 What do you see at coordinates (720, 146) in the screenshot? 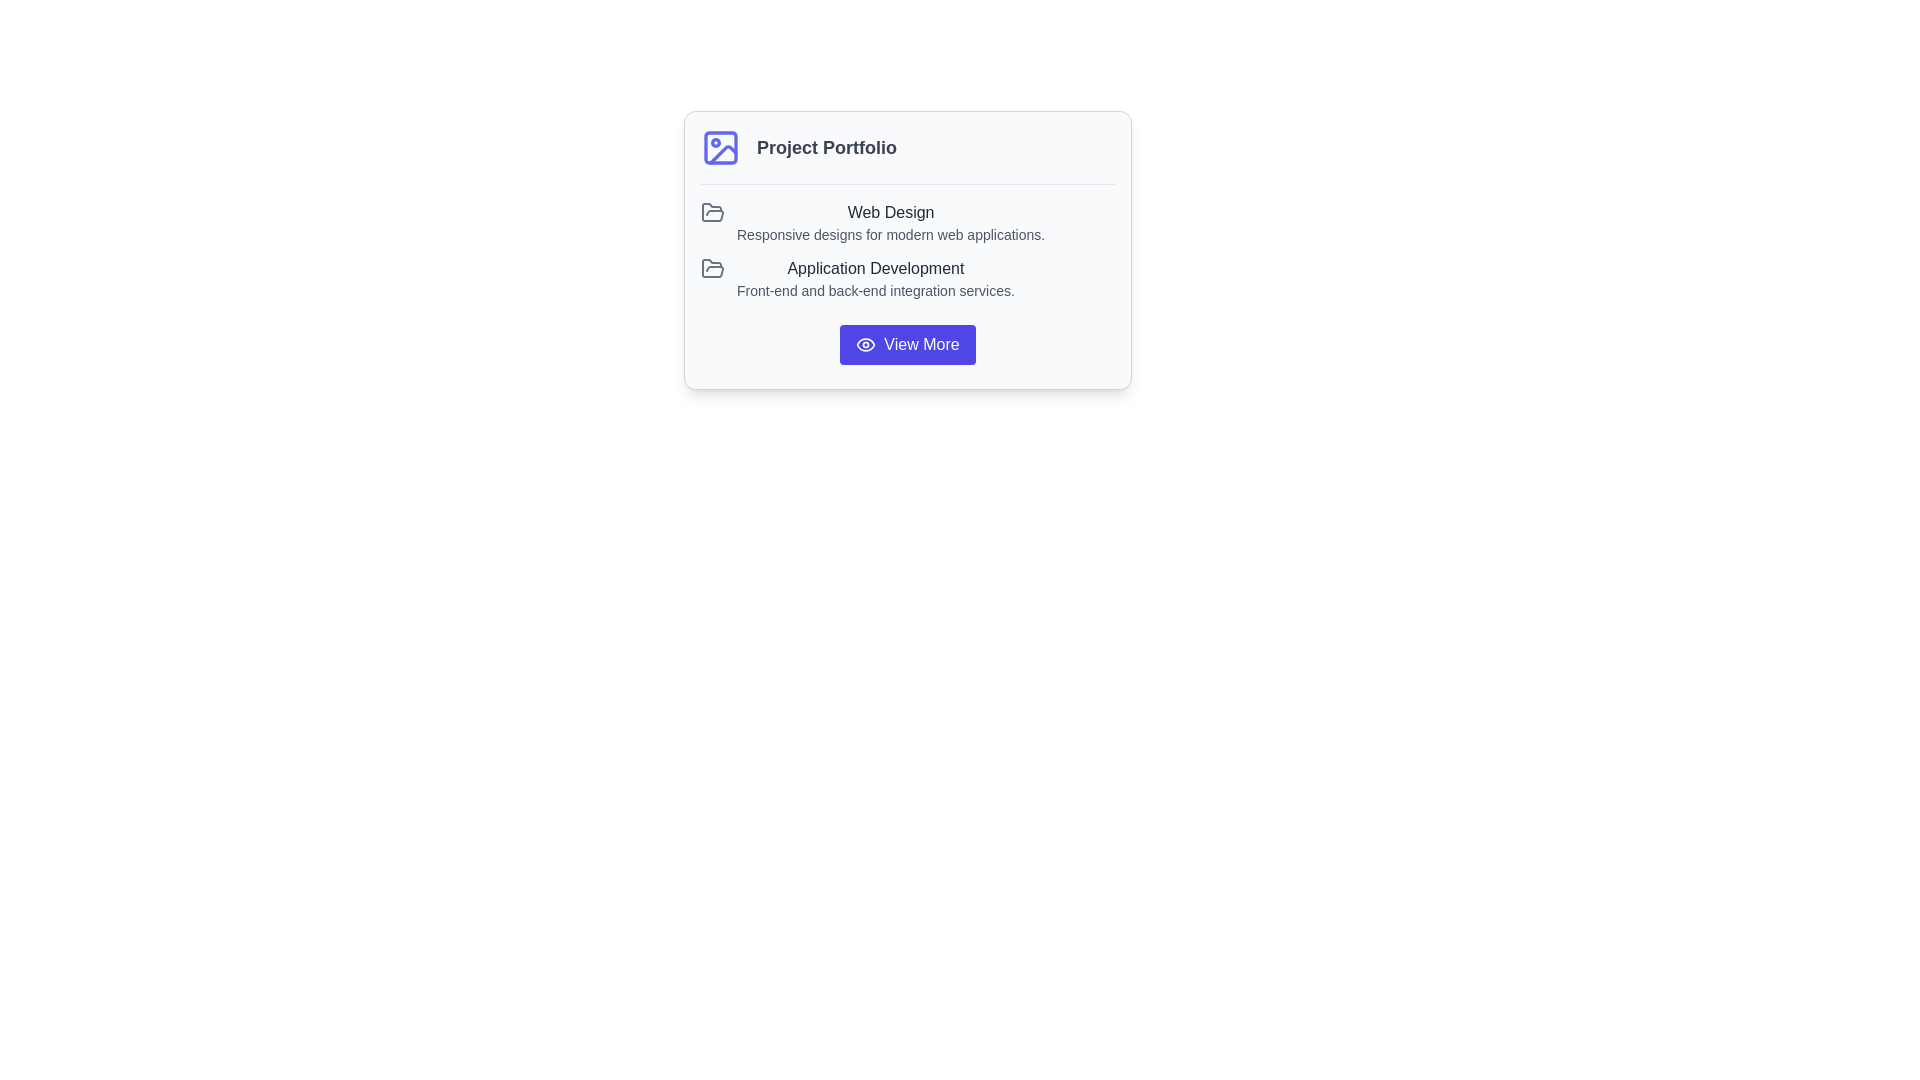
I see `the indigo SVG icon in the header of the 'Project Portfolio' section, which features a rectangle with rounded corners, a circle in the top-left corner, and a diagonal line within the frame` at bounding box center [720, 146].